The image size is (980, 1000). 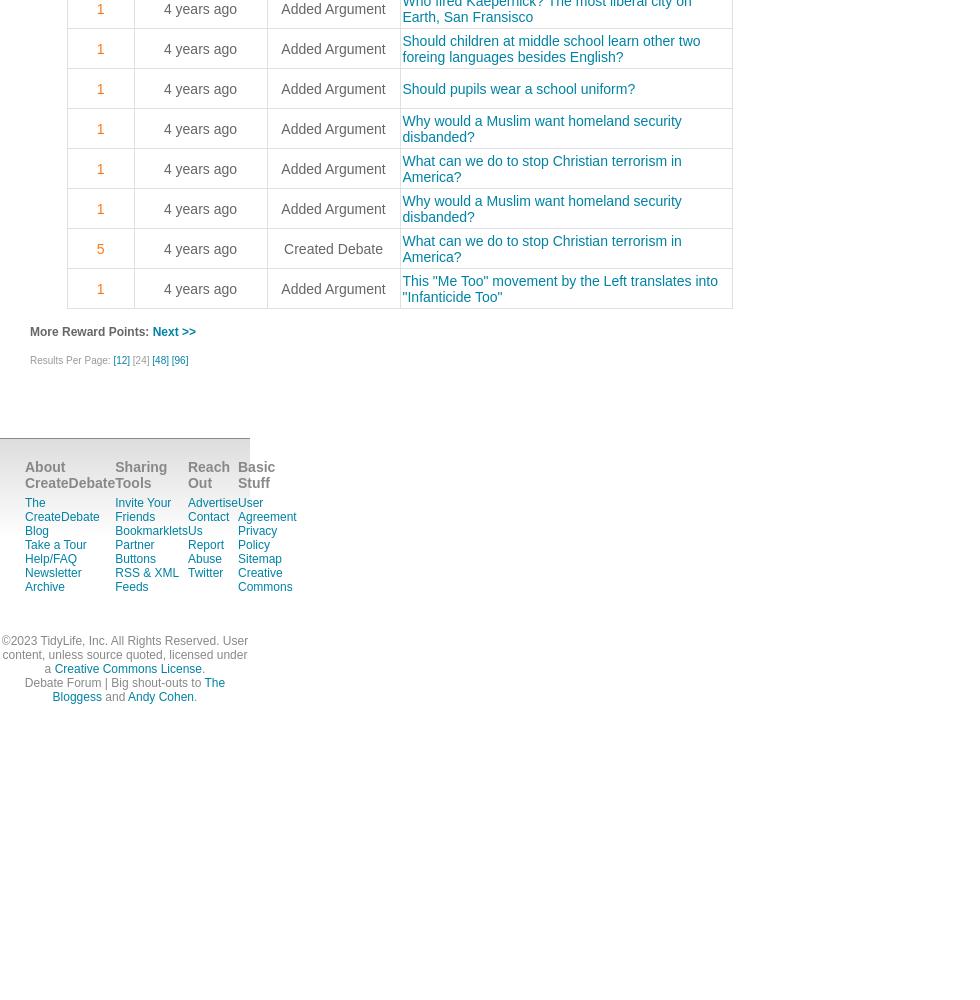 What do you see at coordinates (53, 579) in the screenshot?
I see `'Newsletter Archive'` at bounding box center [53, 579].